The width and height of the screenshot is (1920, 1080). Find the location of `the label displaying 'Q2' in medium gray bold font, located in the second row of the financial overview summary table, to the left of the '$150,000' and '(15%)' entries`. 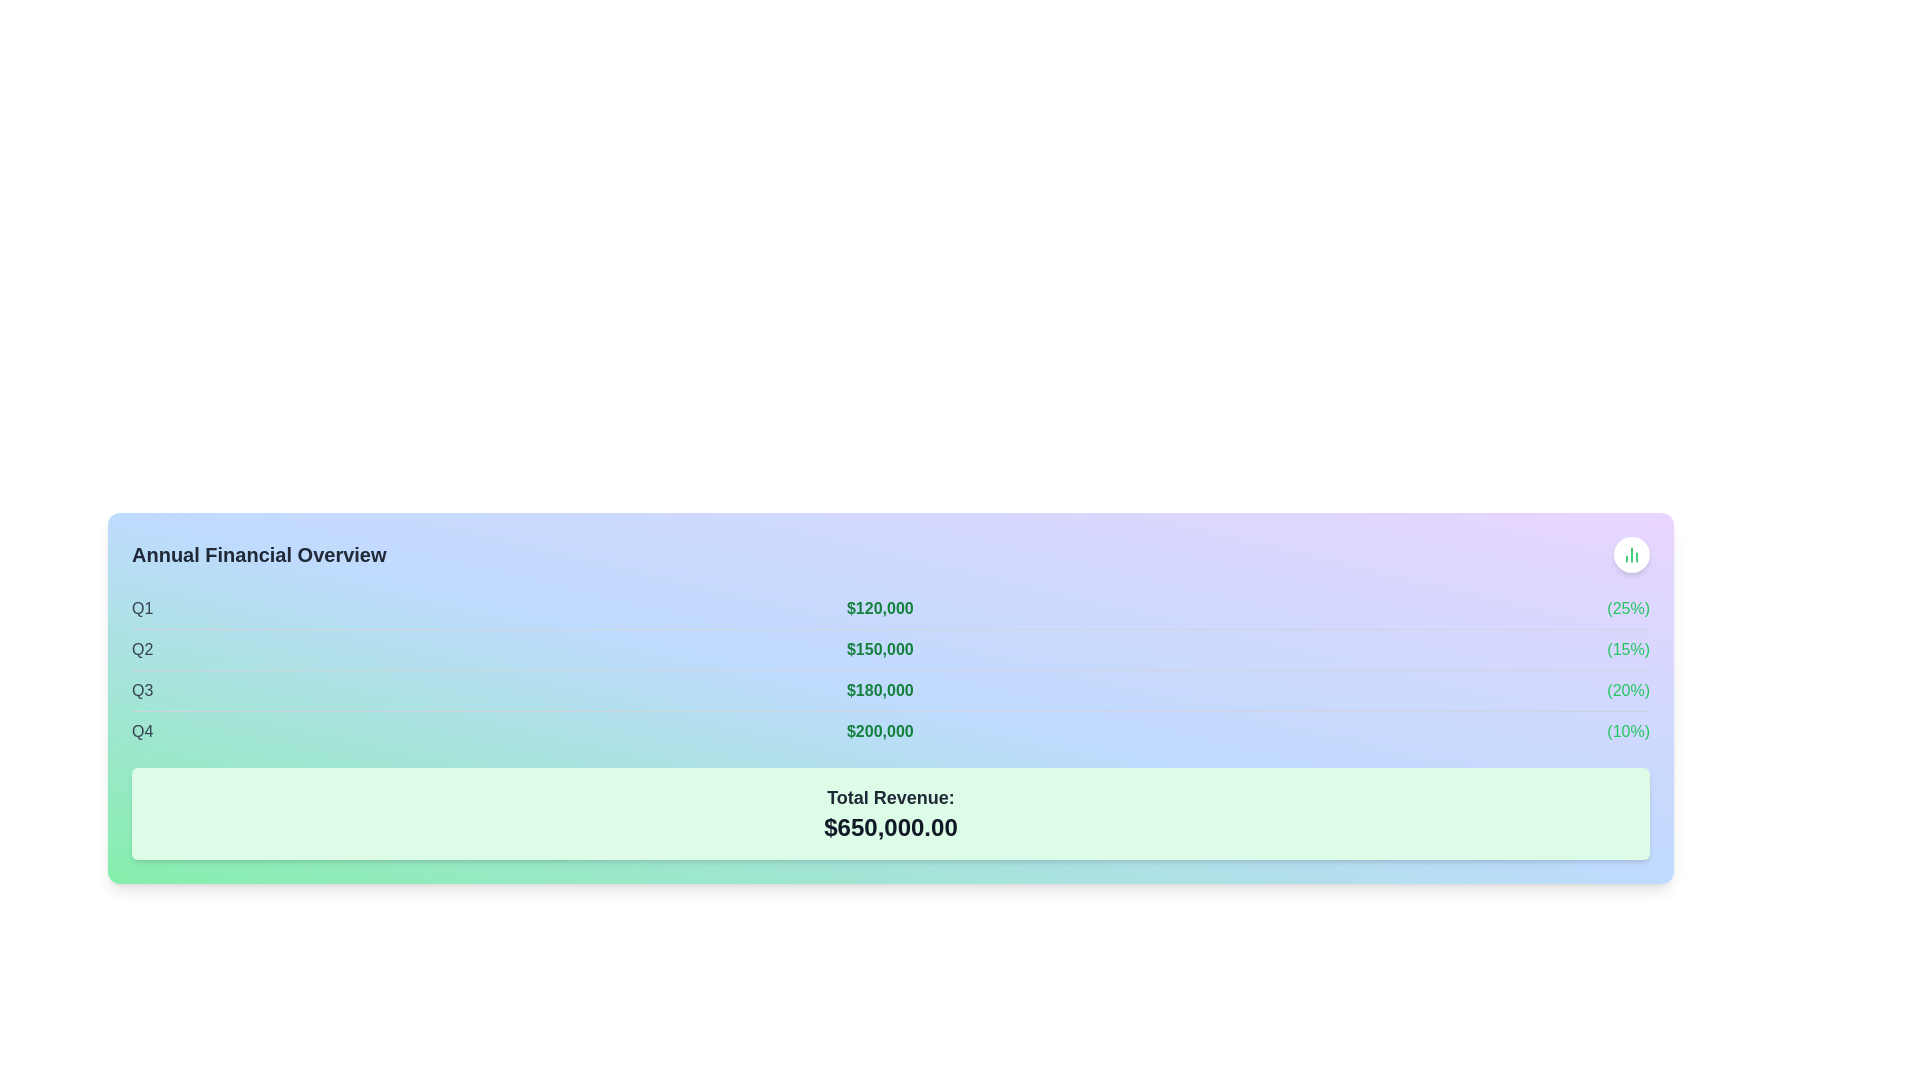

the label displaying 'Q2' in medium gray bold font, located in the second row of the financial overview summary table, to the left of the '$150,000' and '(15%)' entries is located at coordinates (141, 650).